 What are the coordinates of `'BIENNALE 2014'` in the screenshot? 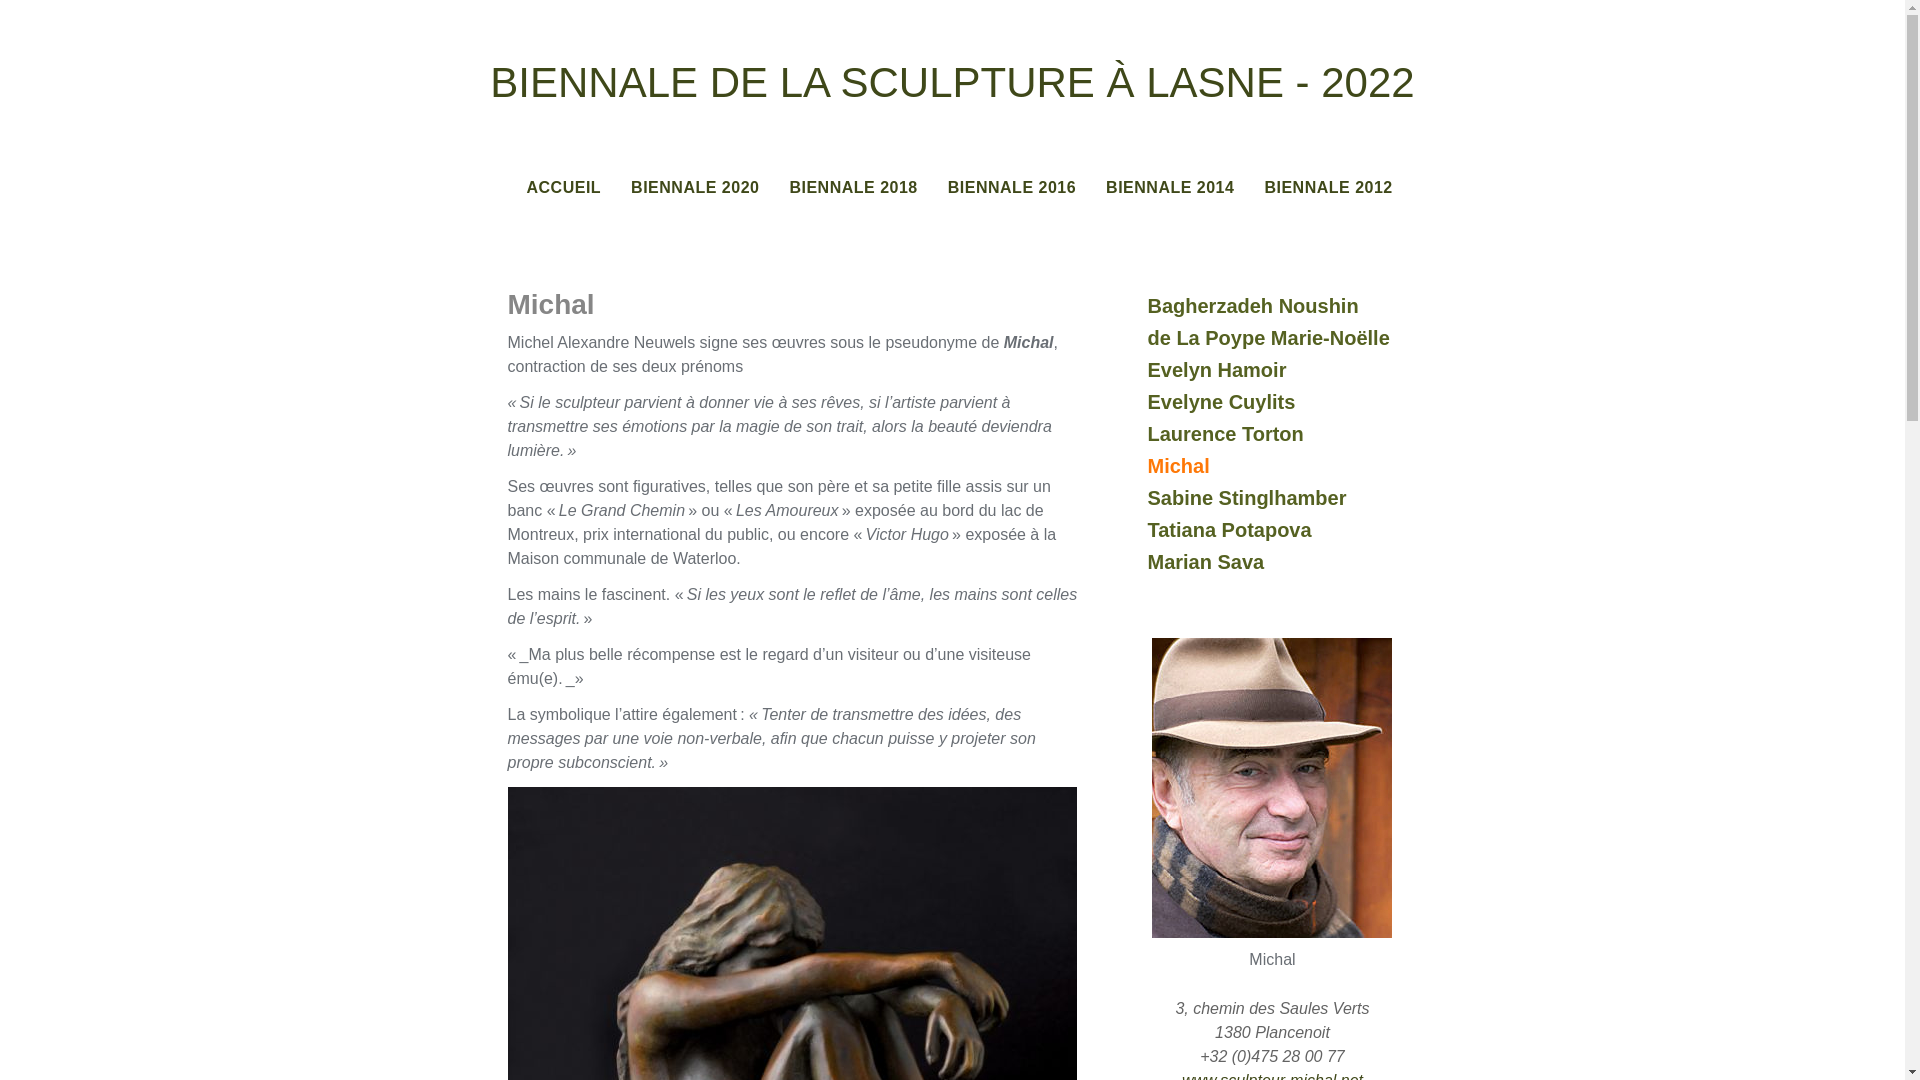 It's located at (1170, 188).